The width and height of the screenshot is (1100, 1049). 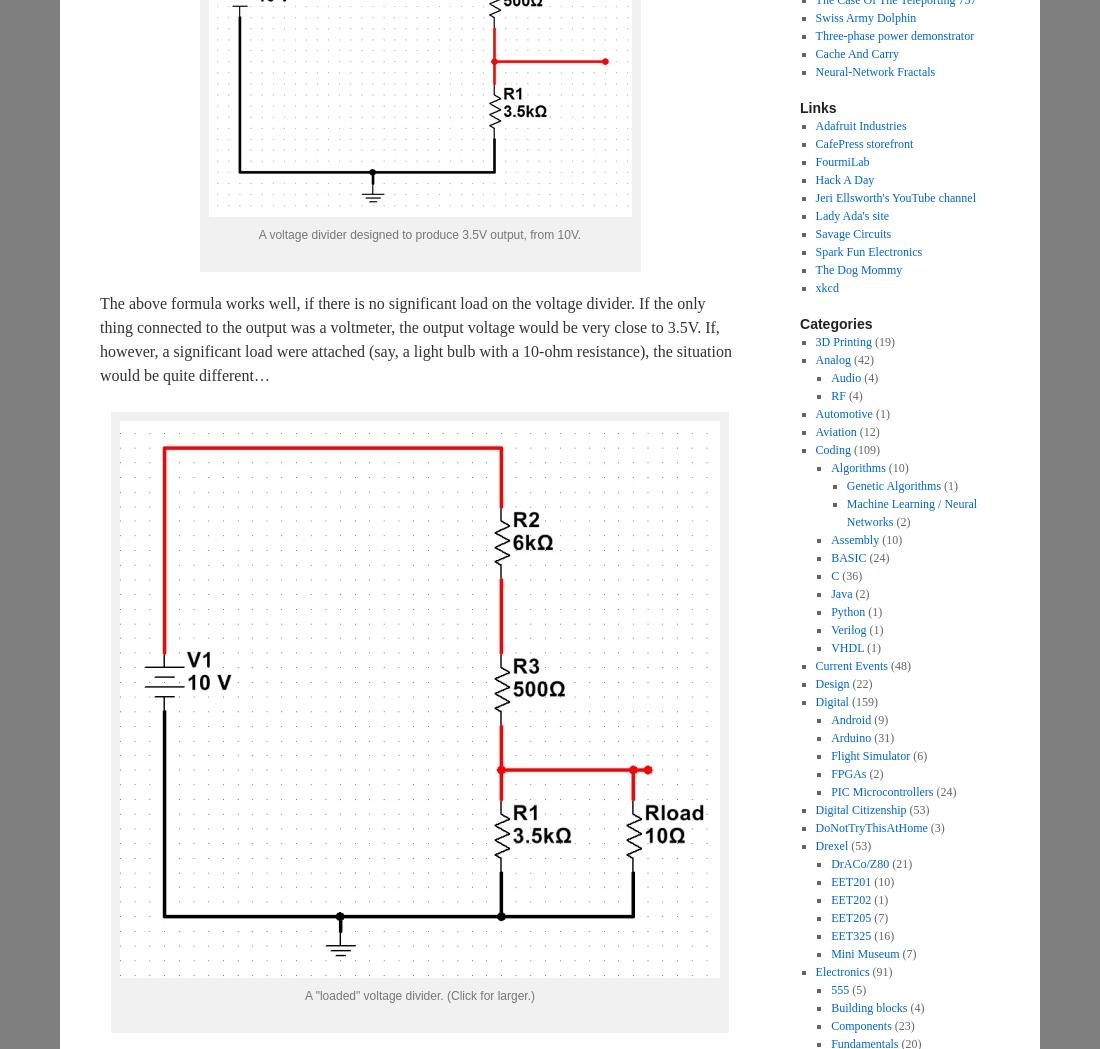 I want to click on 'Lady Ada's site', so click(x=850, y=215).